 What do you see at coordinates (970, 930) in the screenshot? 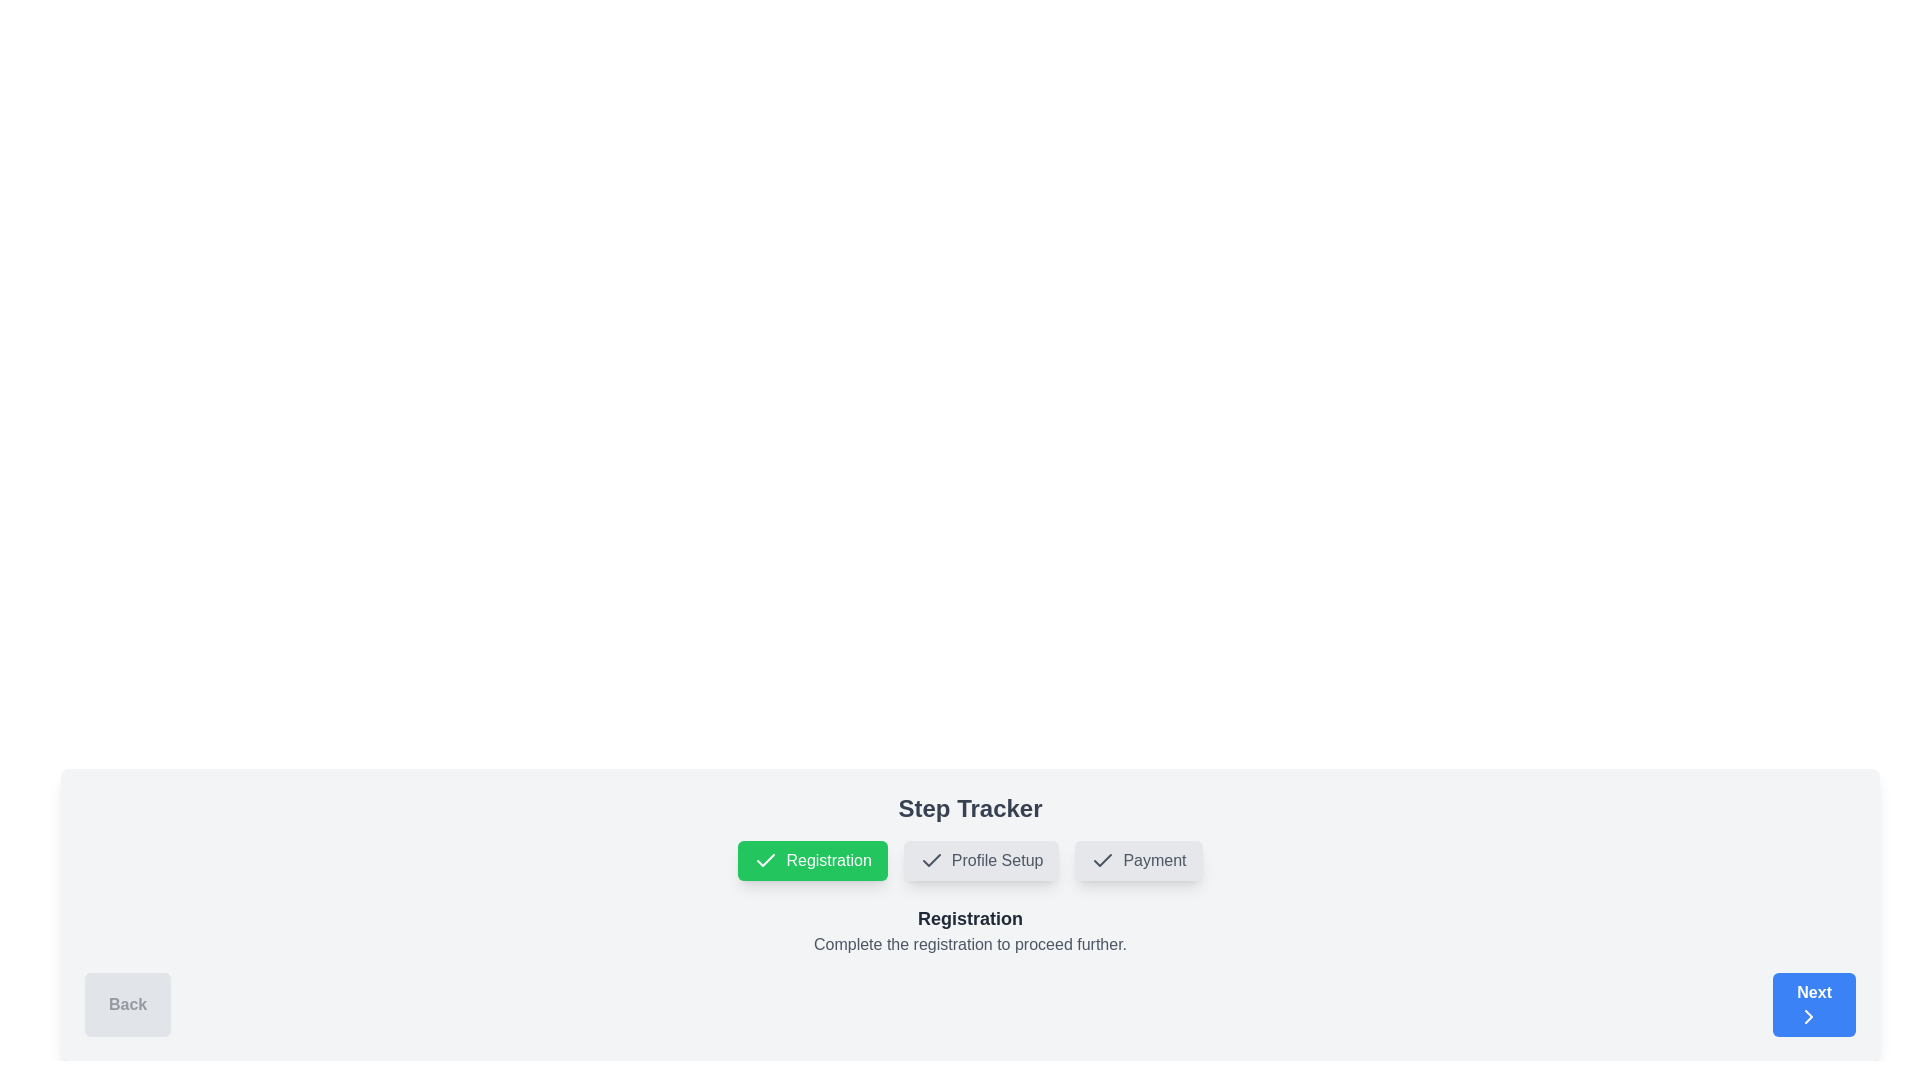
I see `the Text Display Section that provides instructions for completing the registration process, located centrally below the 'Step Tracker' title and above the 'Back' and 'Next' buttons` at bounding box center [970, 930].